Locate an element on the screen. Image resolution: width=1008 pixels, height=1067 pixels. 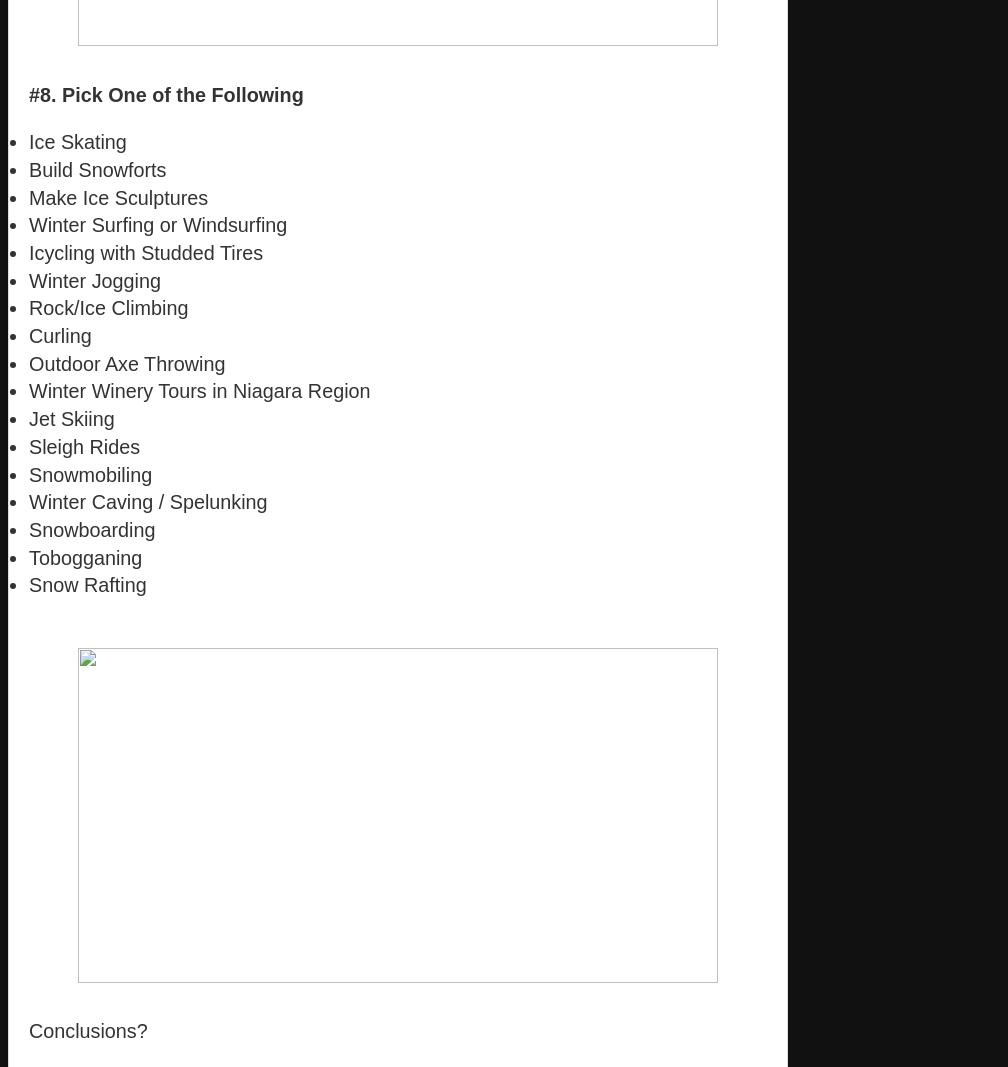
'Conclusions?' is located at coordinates (87, 1031).